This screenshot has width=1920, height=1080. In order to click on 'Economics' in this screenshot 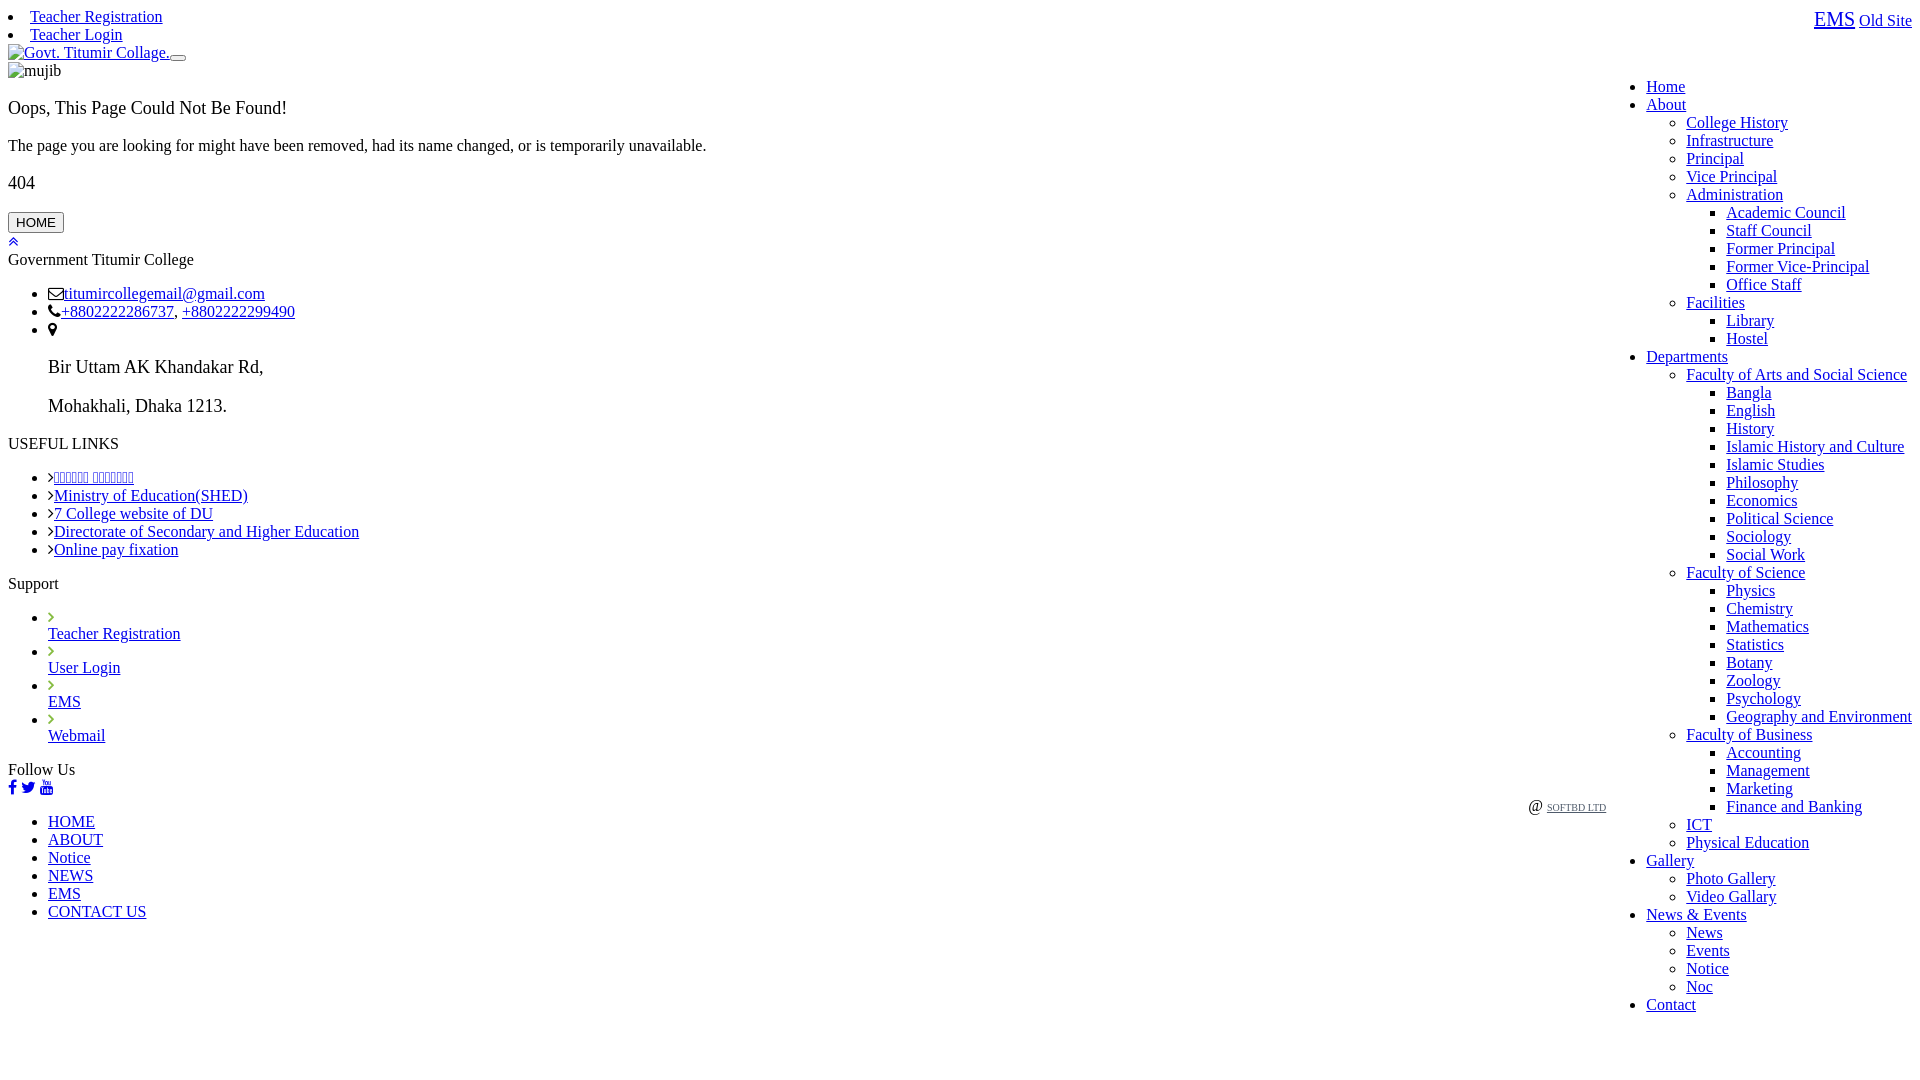, I will do `click(1761, 499)`.